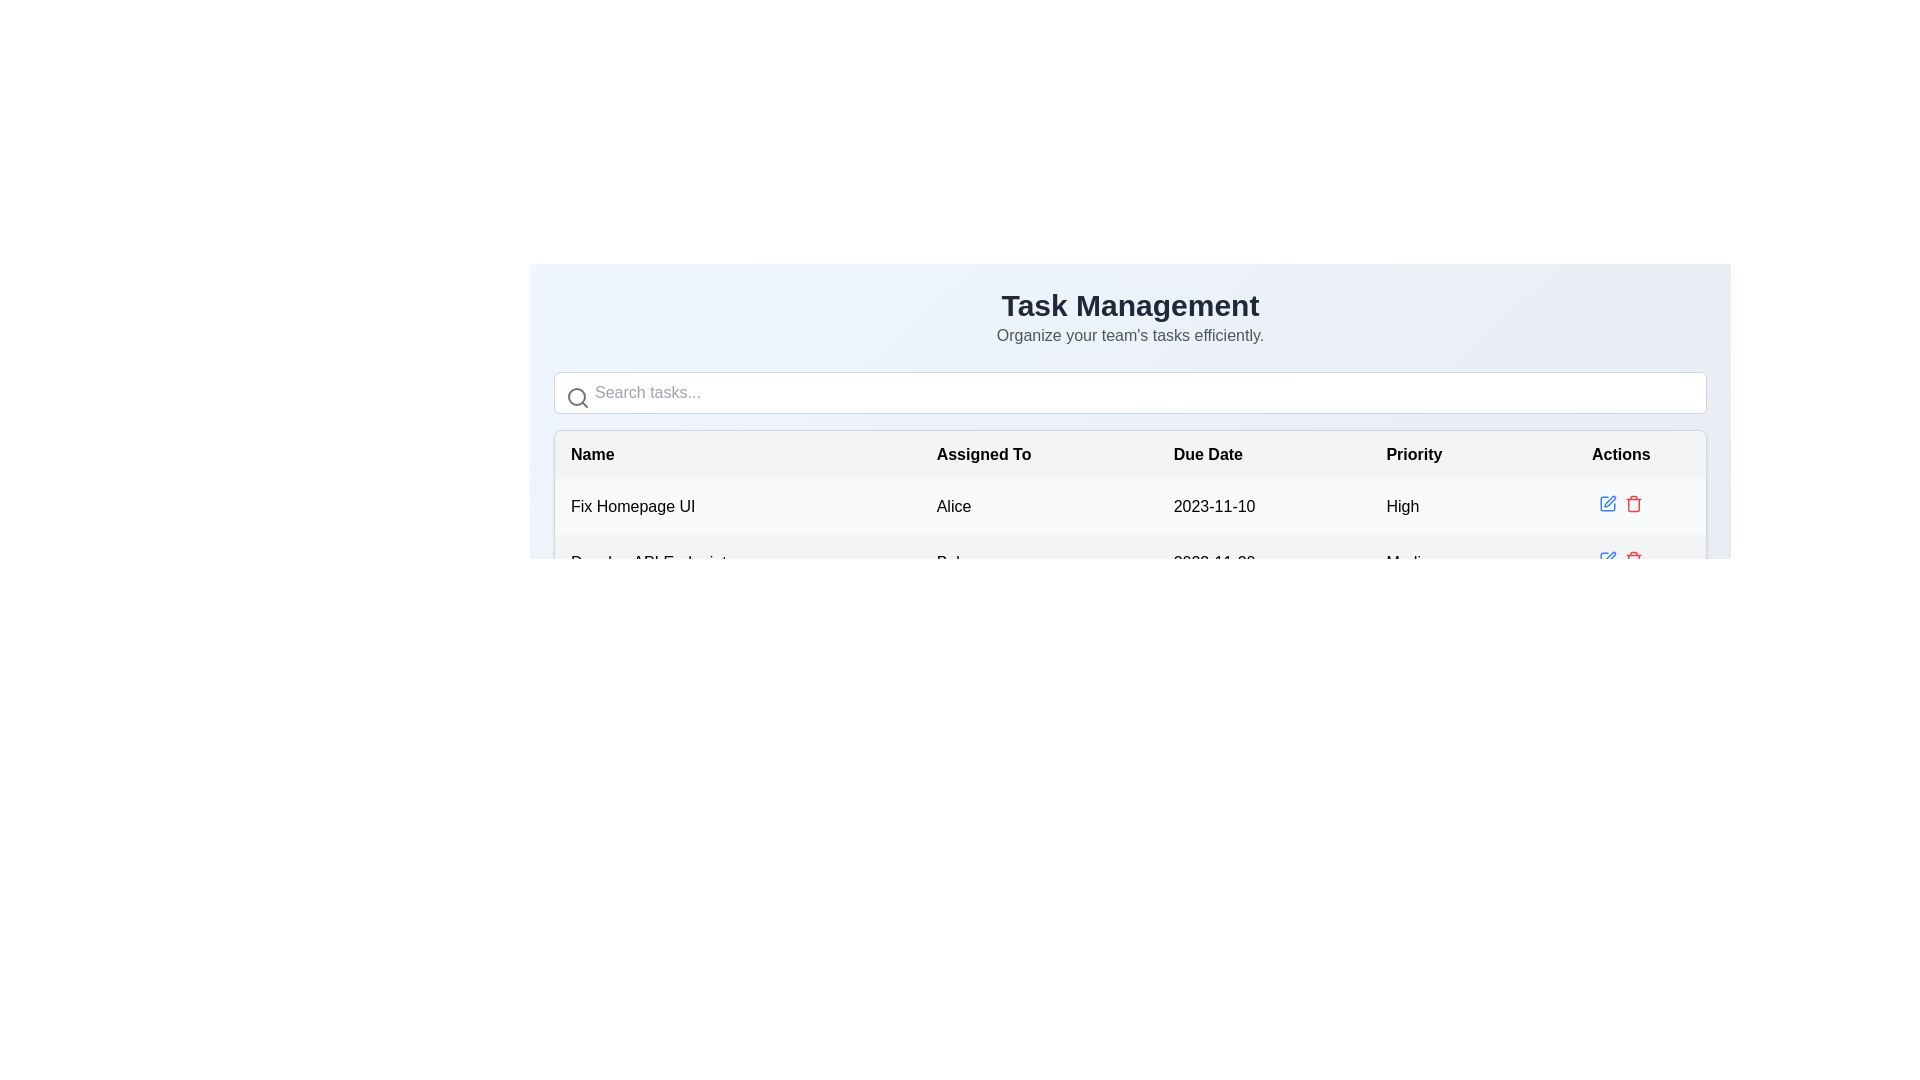 The width and height of the screenshot is (1920, 1080). I want to click on the circular outline of the magnifying glass icon located in the top-left corner of the search bar, so click(575, 397).